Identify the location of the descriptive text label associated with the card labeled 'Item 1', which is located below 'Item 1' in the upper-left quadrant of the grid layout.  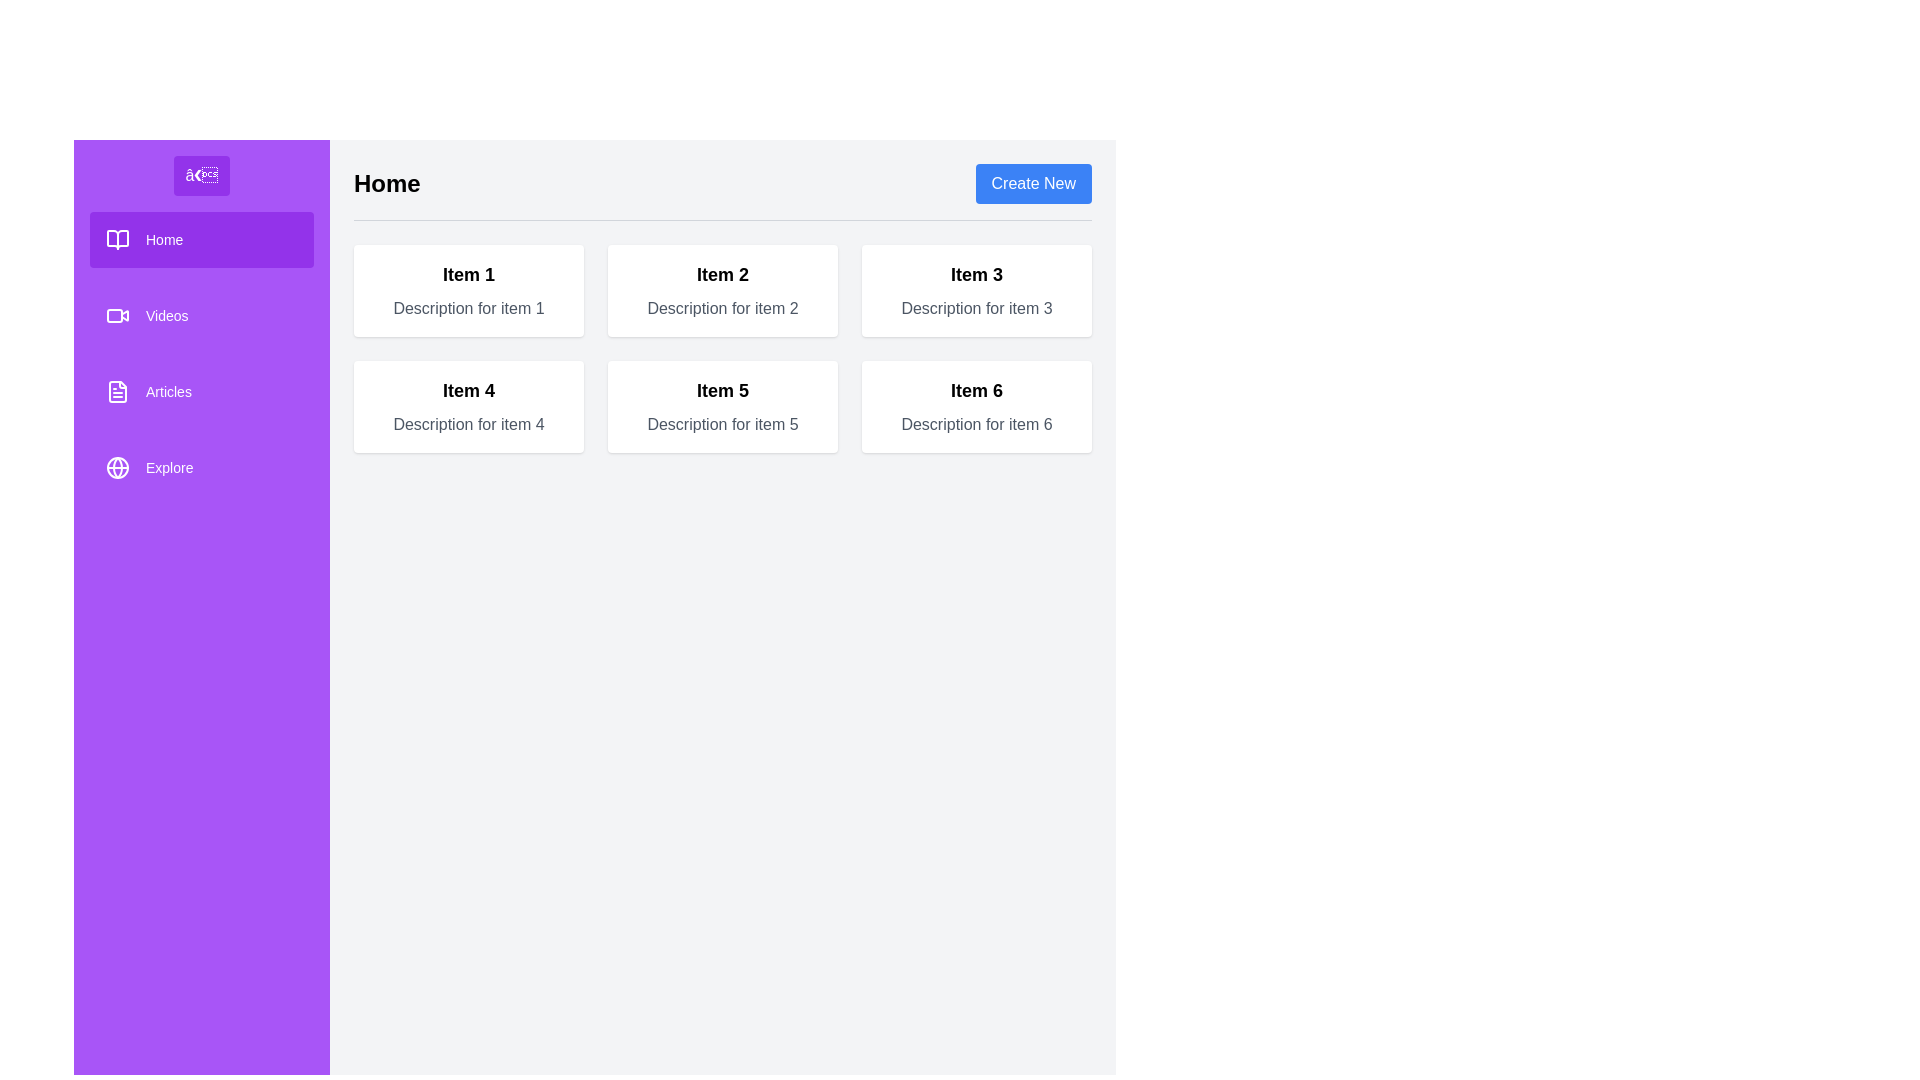
(468, 308).